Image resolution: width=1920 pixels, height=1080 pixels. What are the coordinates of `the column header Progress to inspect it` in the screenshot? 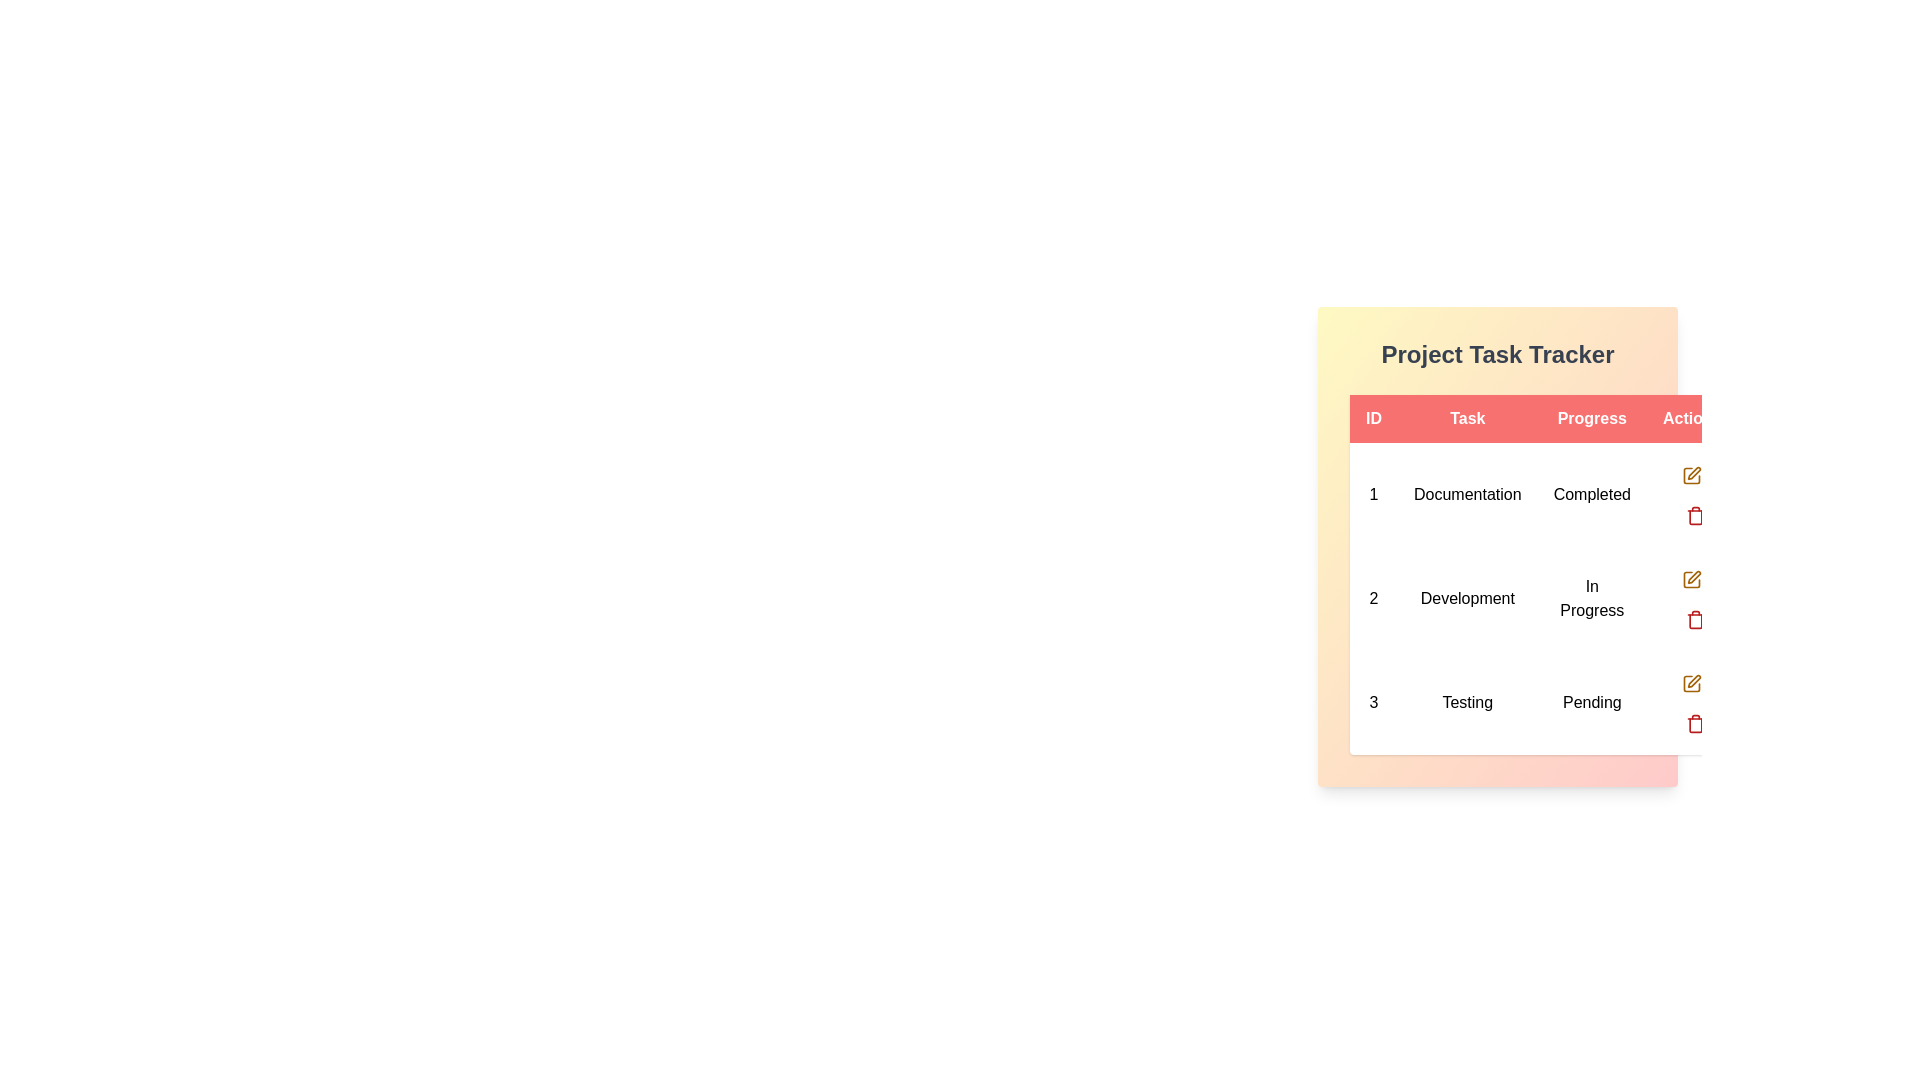 It's located at (1591, 418).